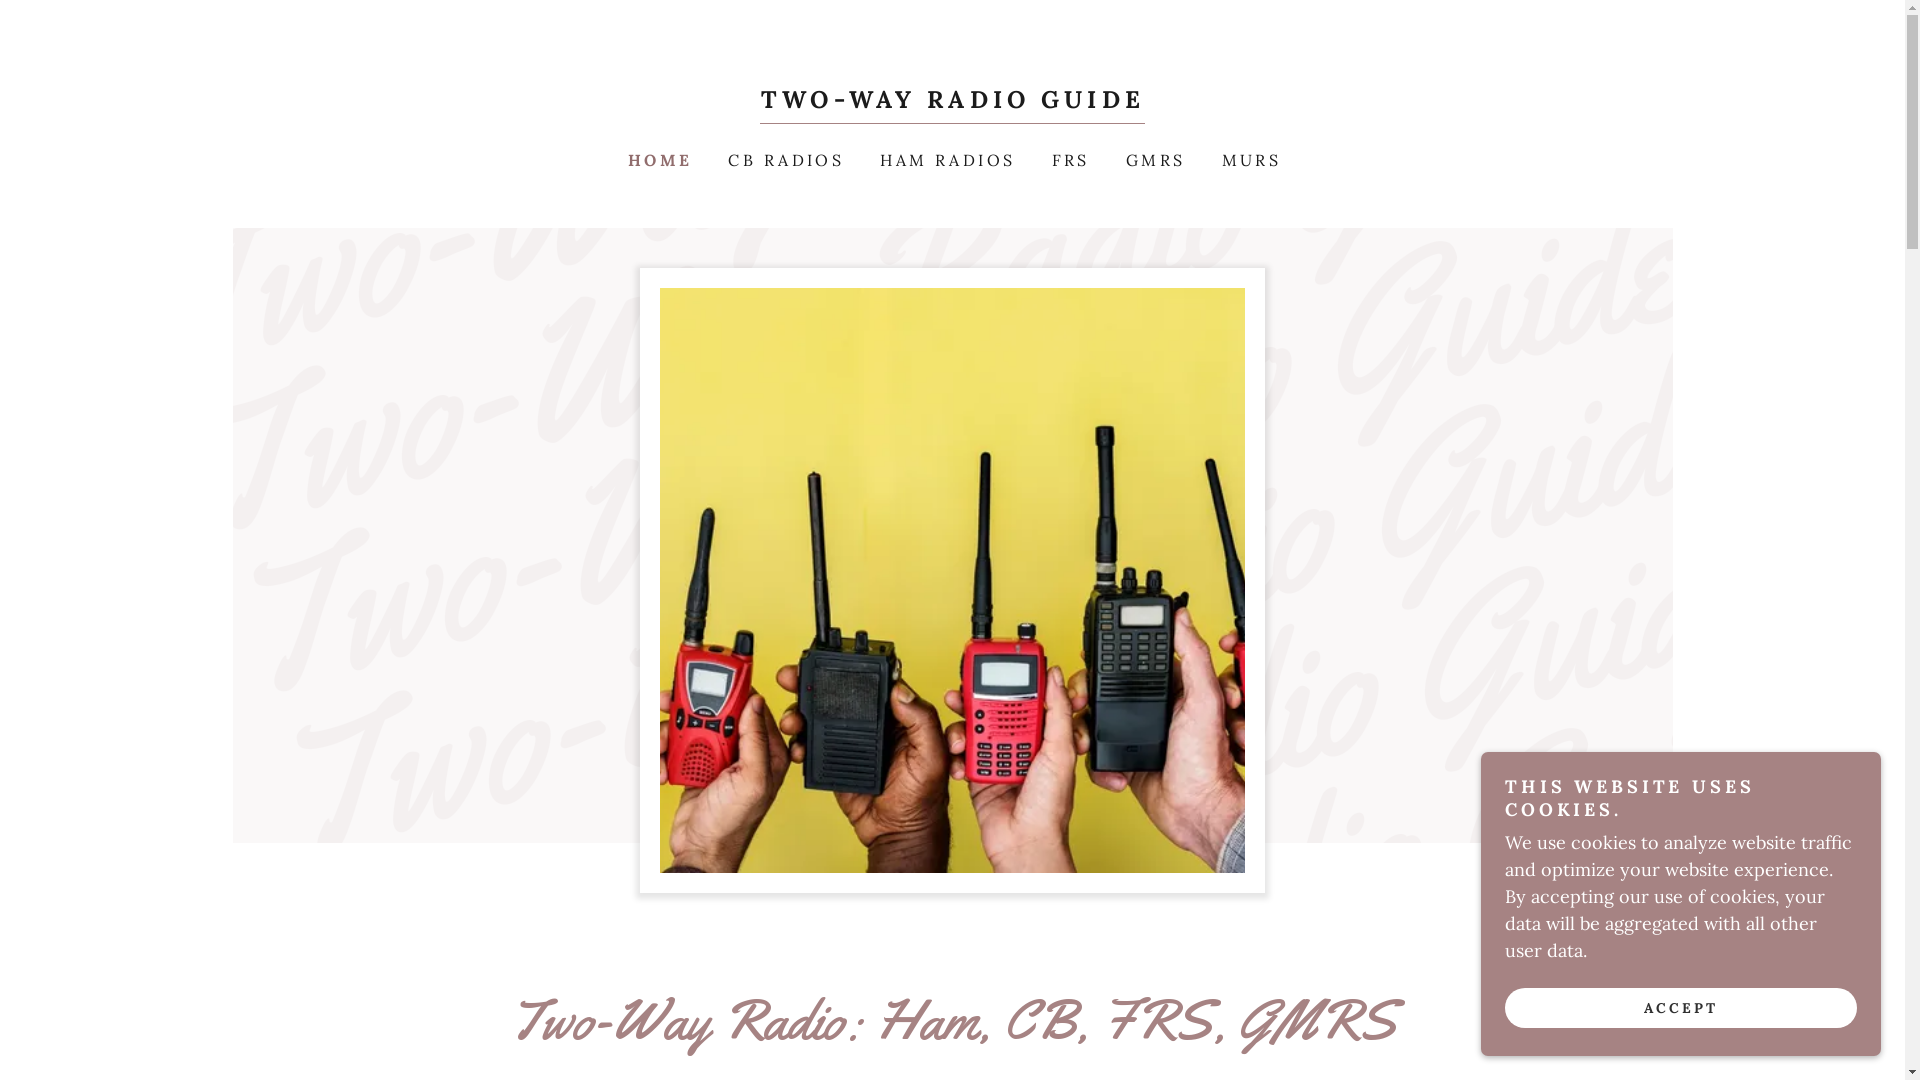 This screenshot has height=1080, width=1920. What do you see at coordinates (782, 158) in the screenshot?
I see `'CB RADIOS'` at bounding box center [782, 158].